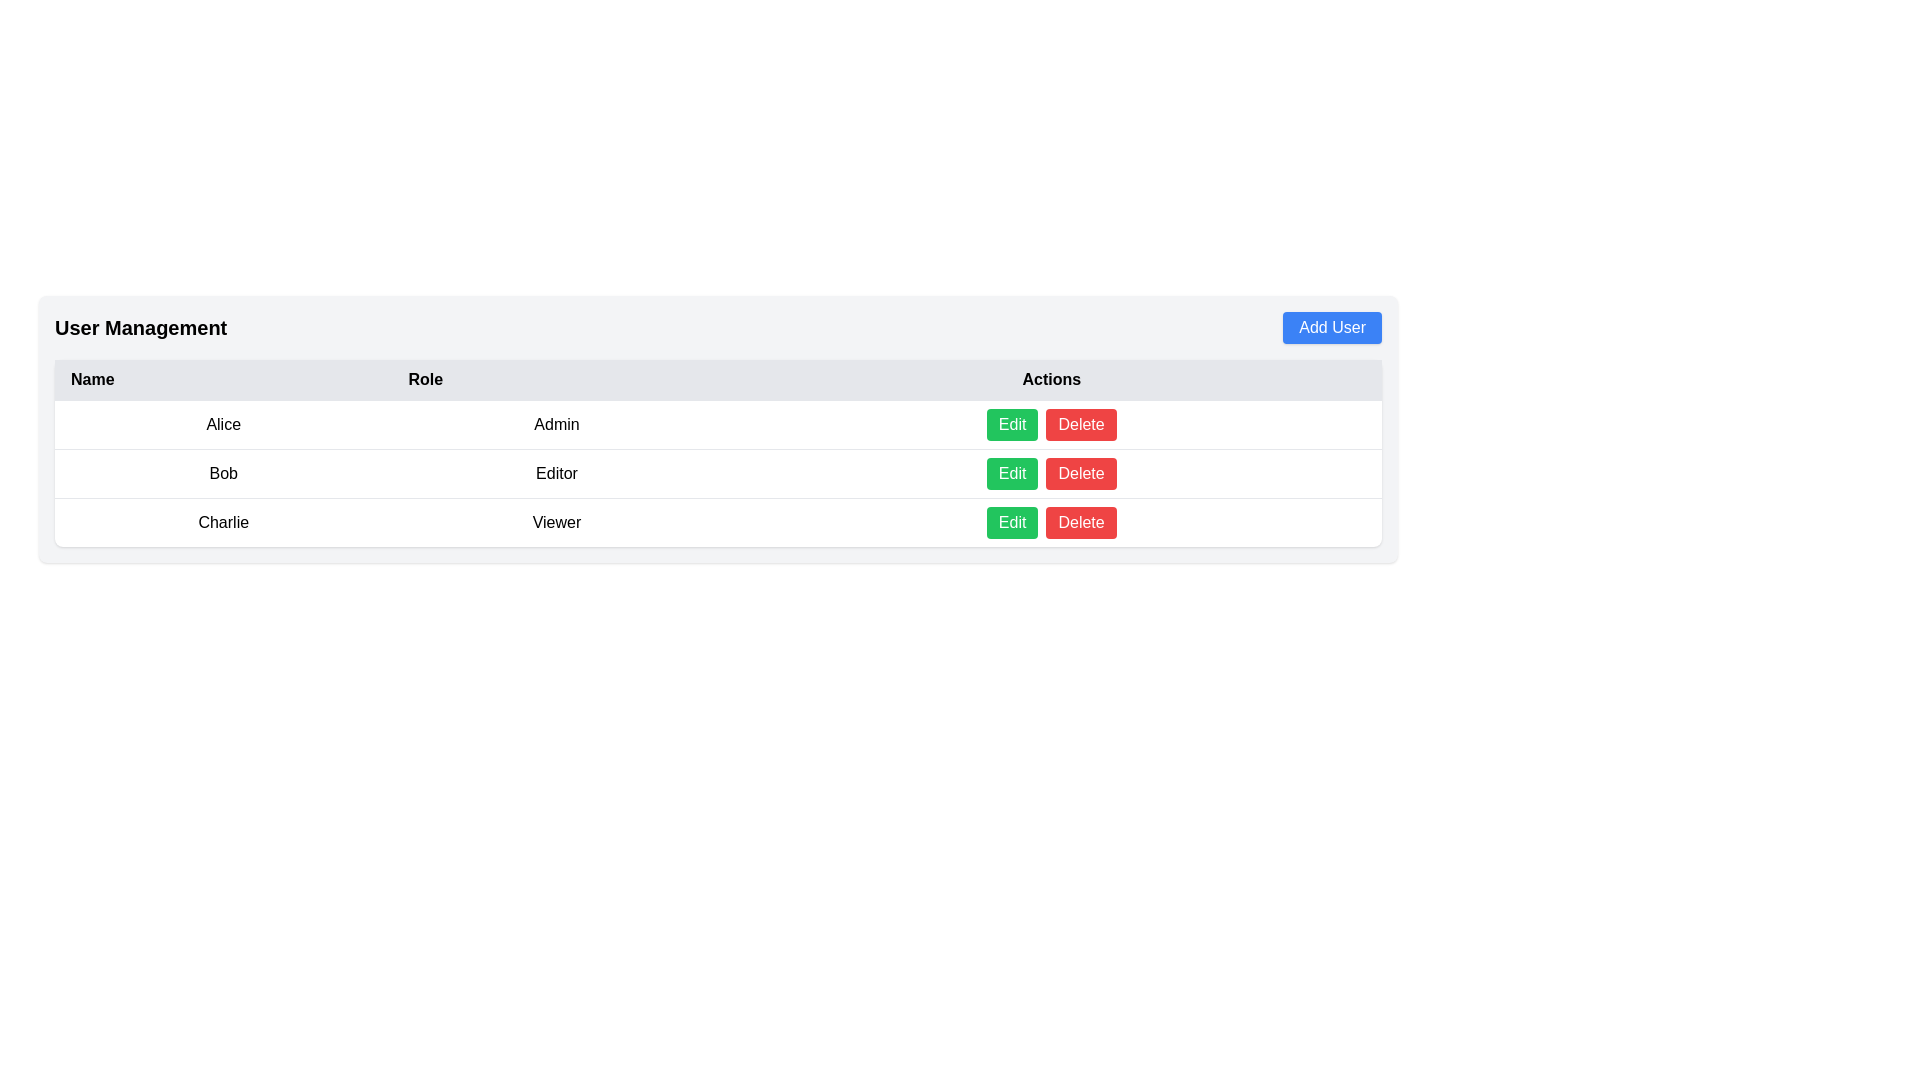 The width and height of the screenshot is (1920, 1080). I want to click on the delete button in the second row of the user management table to observe its hover effects, so click(1080, 522).